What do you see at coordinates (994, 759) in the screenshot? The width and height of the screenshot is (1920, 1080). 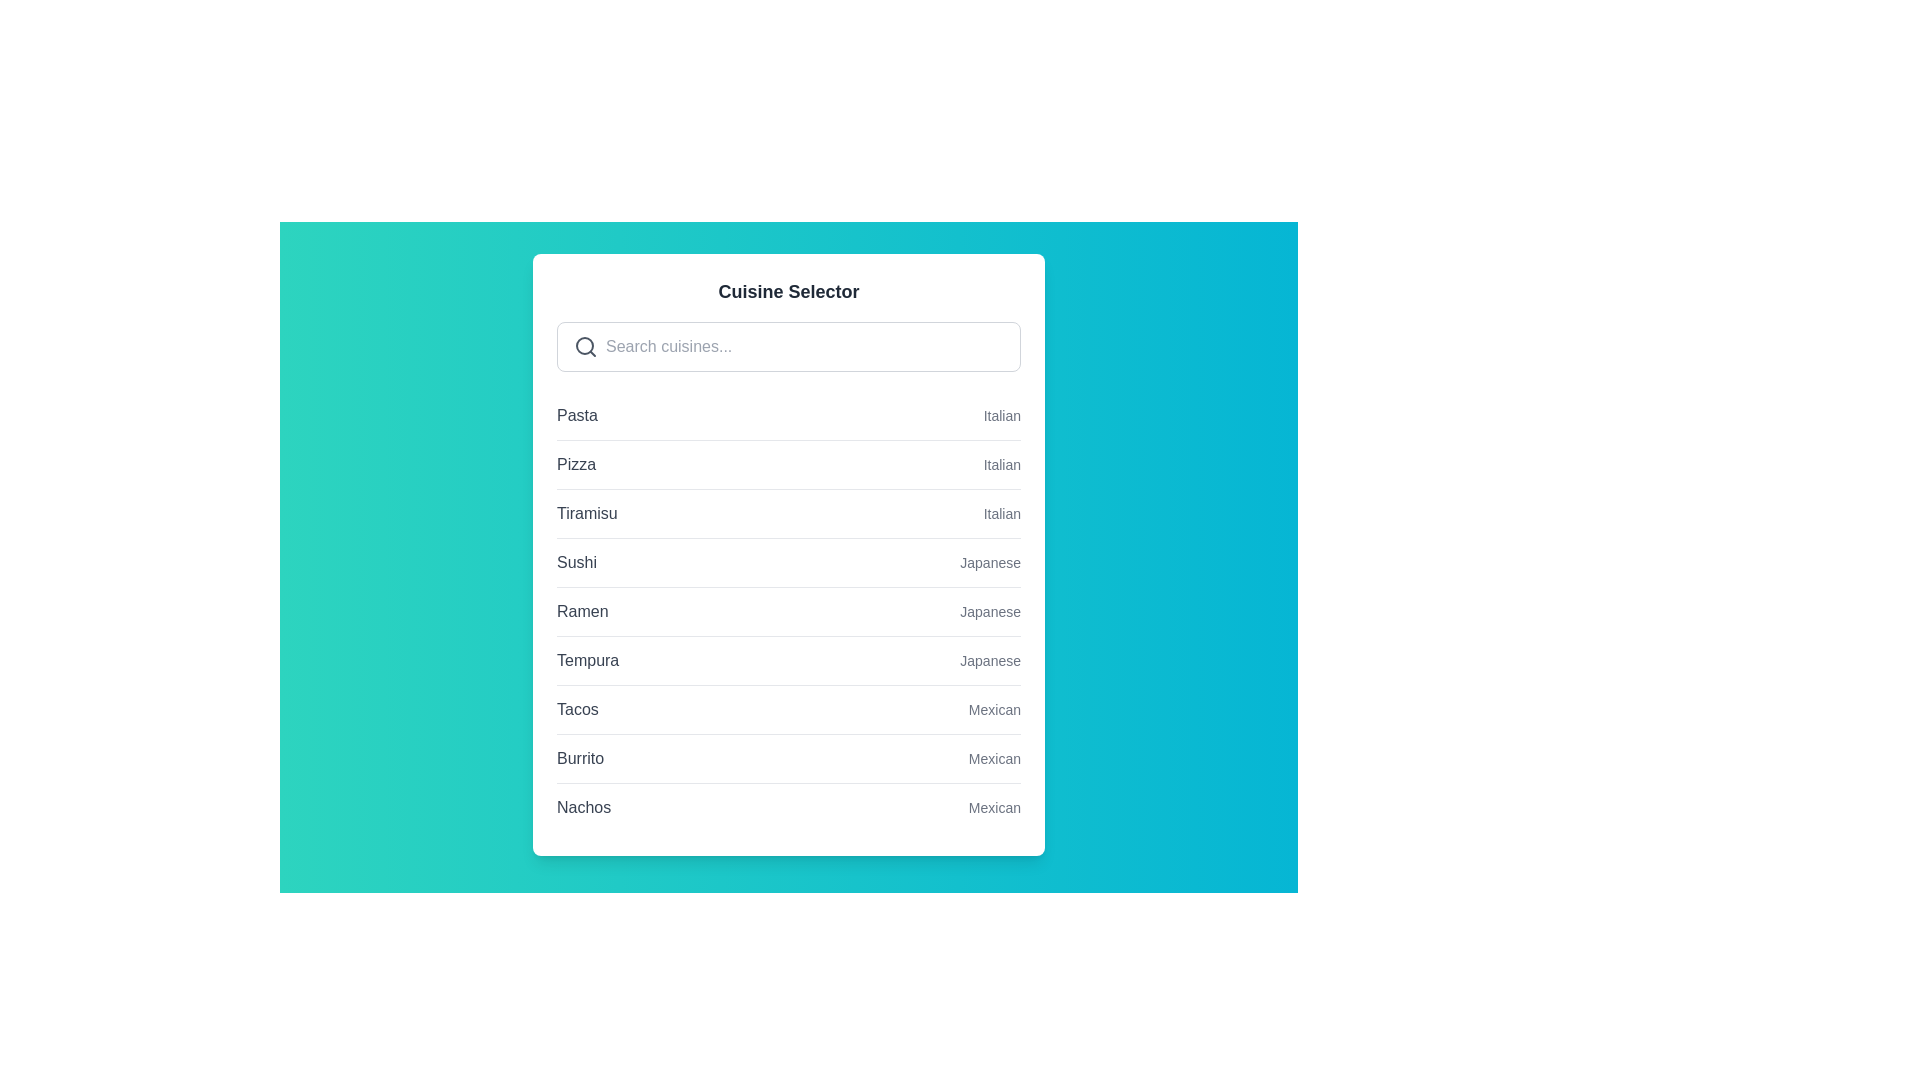 I see `the static text label reading 'Mexican', which is styled in gray and positioned to the right of 'Burrito' in the bottom row of the list` at bounding box center [994, 759].